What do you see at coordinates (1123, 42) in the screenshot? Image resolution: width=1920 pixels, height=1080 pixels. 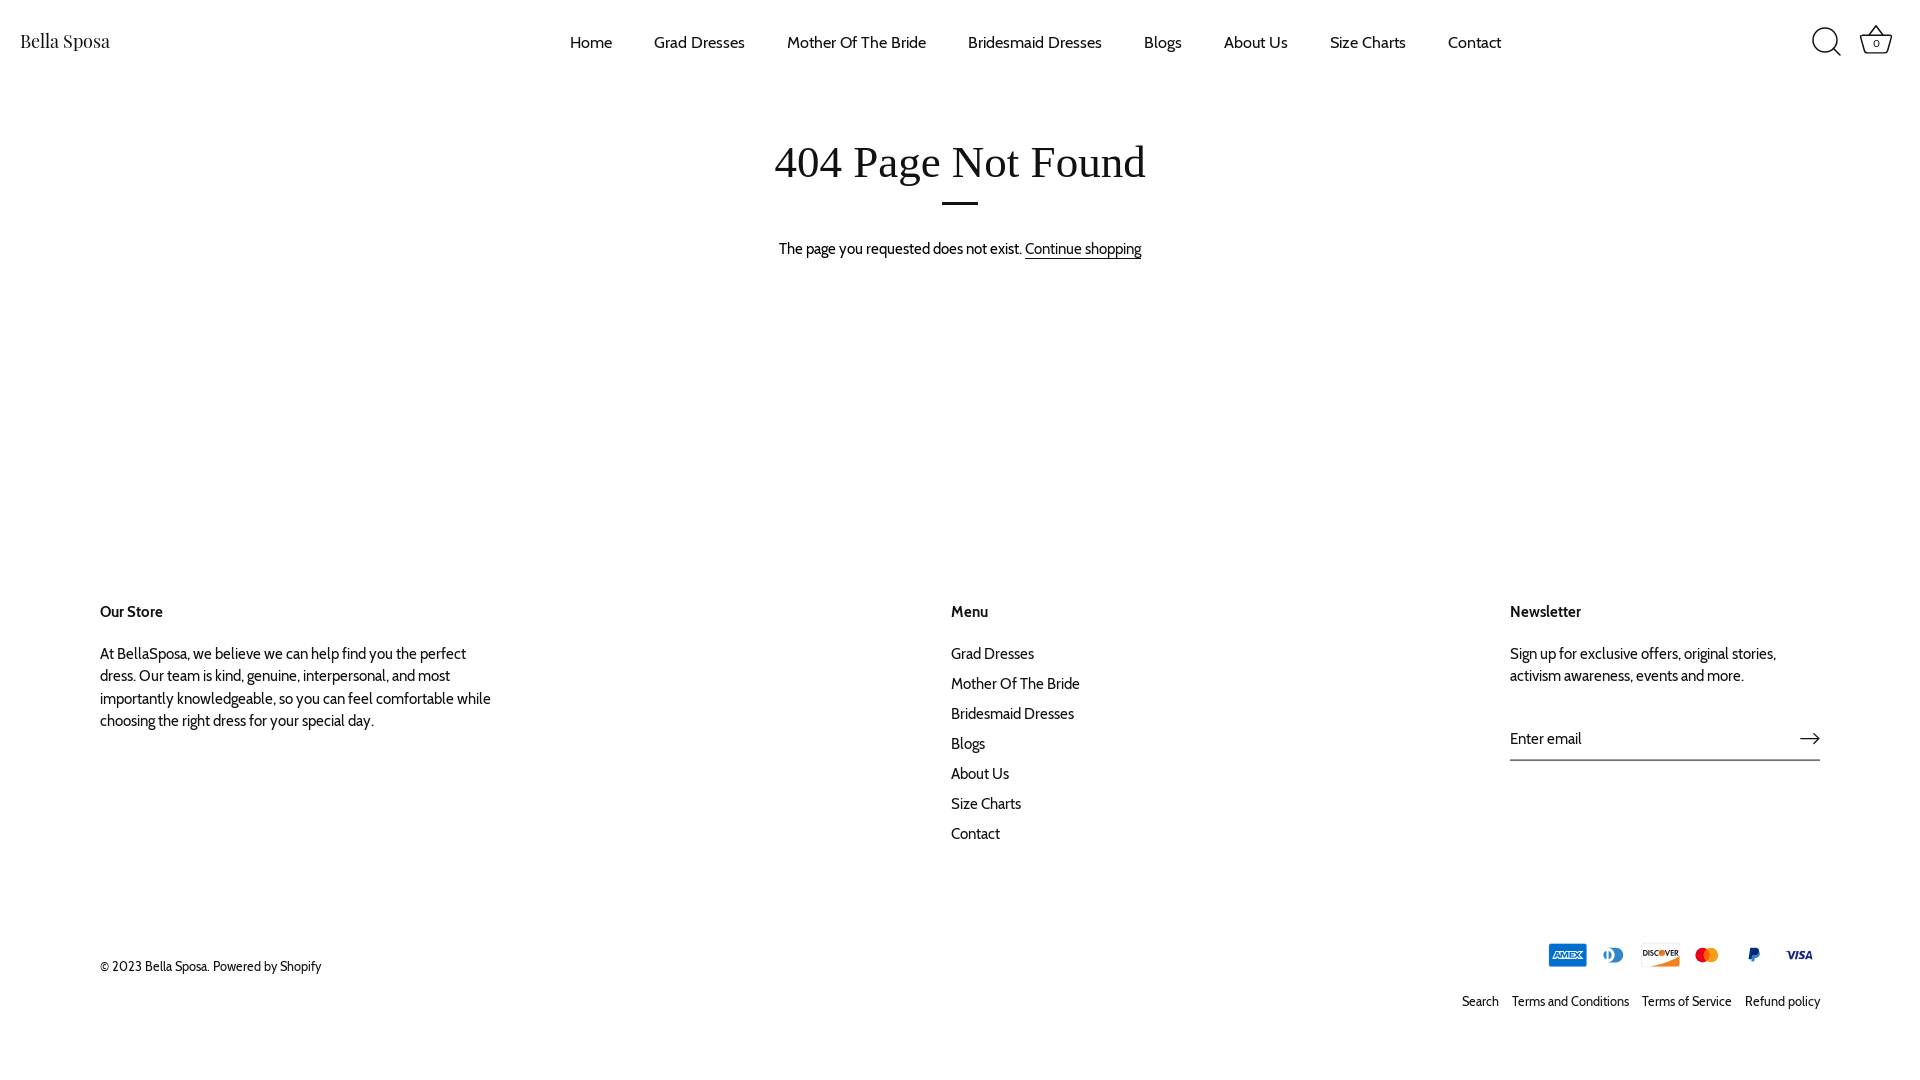 I see `'Blogs'` at bounding box center [1123, 42].